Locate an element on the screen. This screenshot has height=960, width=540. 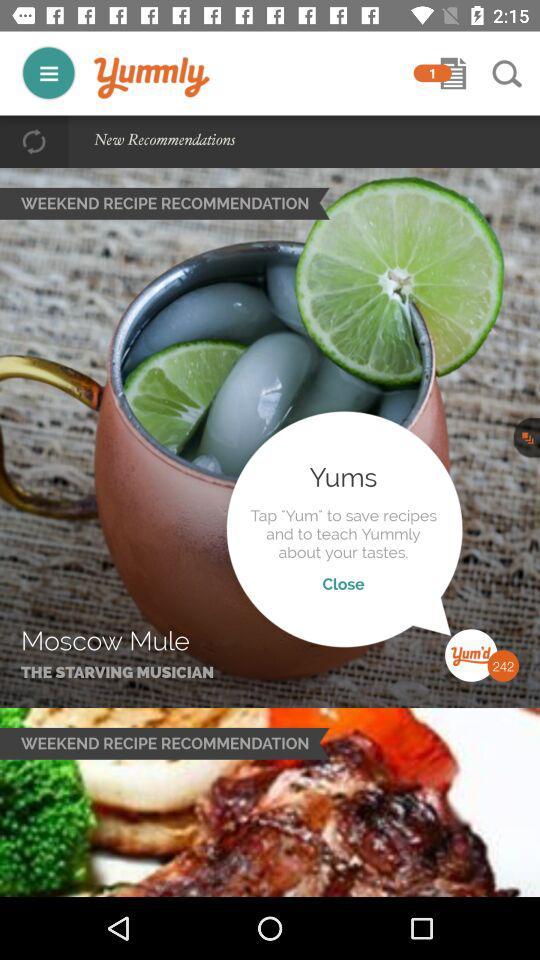
click grid to open settings options is located at coordinates (48, 73).